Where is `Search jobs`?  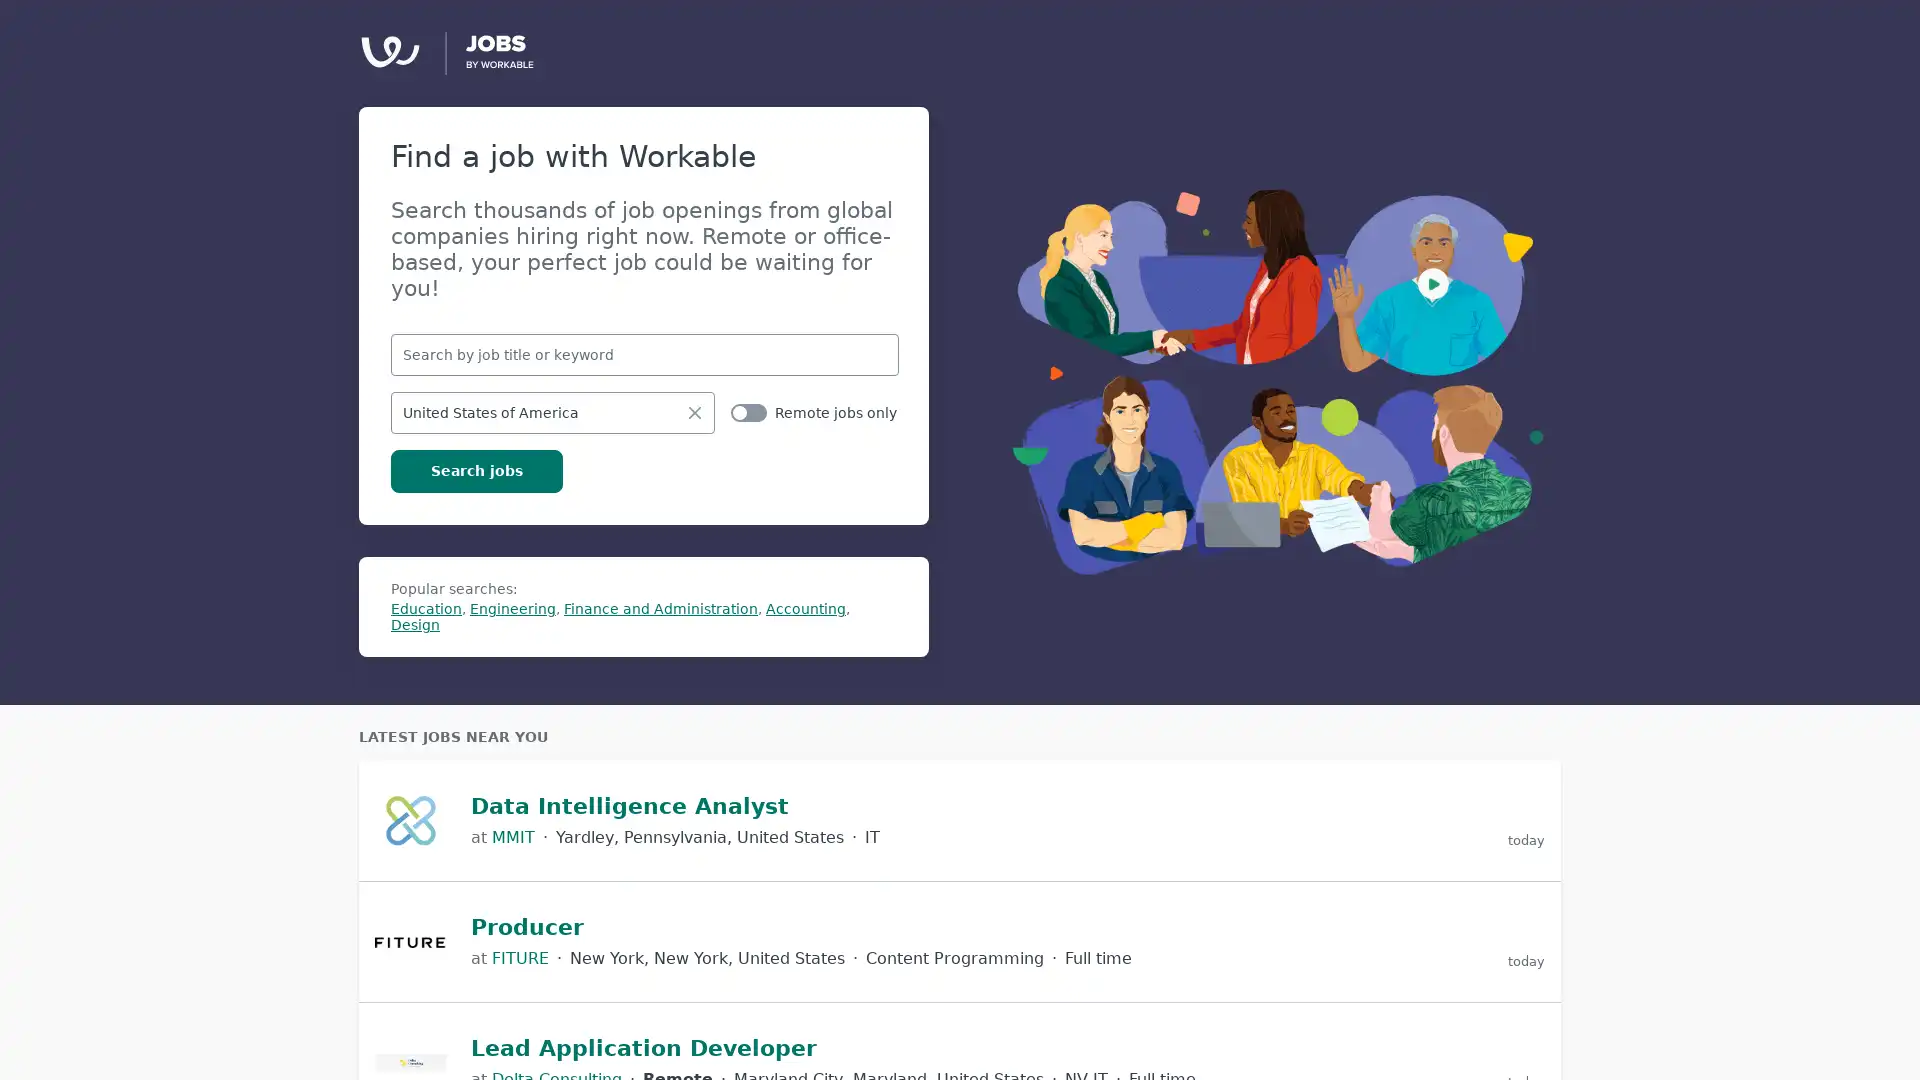
Search jobs is located at coordinates (475, 470).